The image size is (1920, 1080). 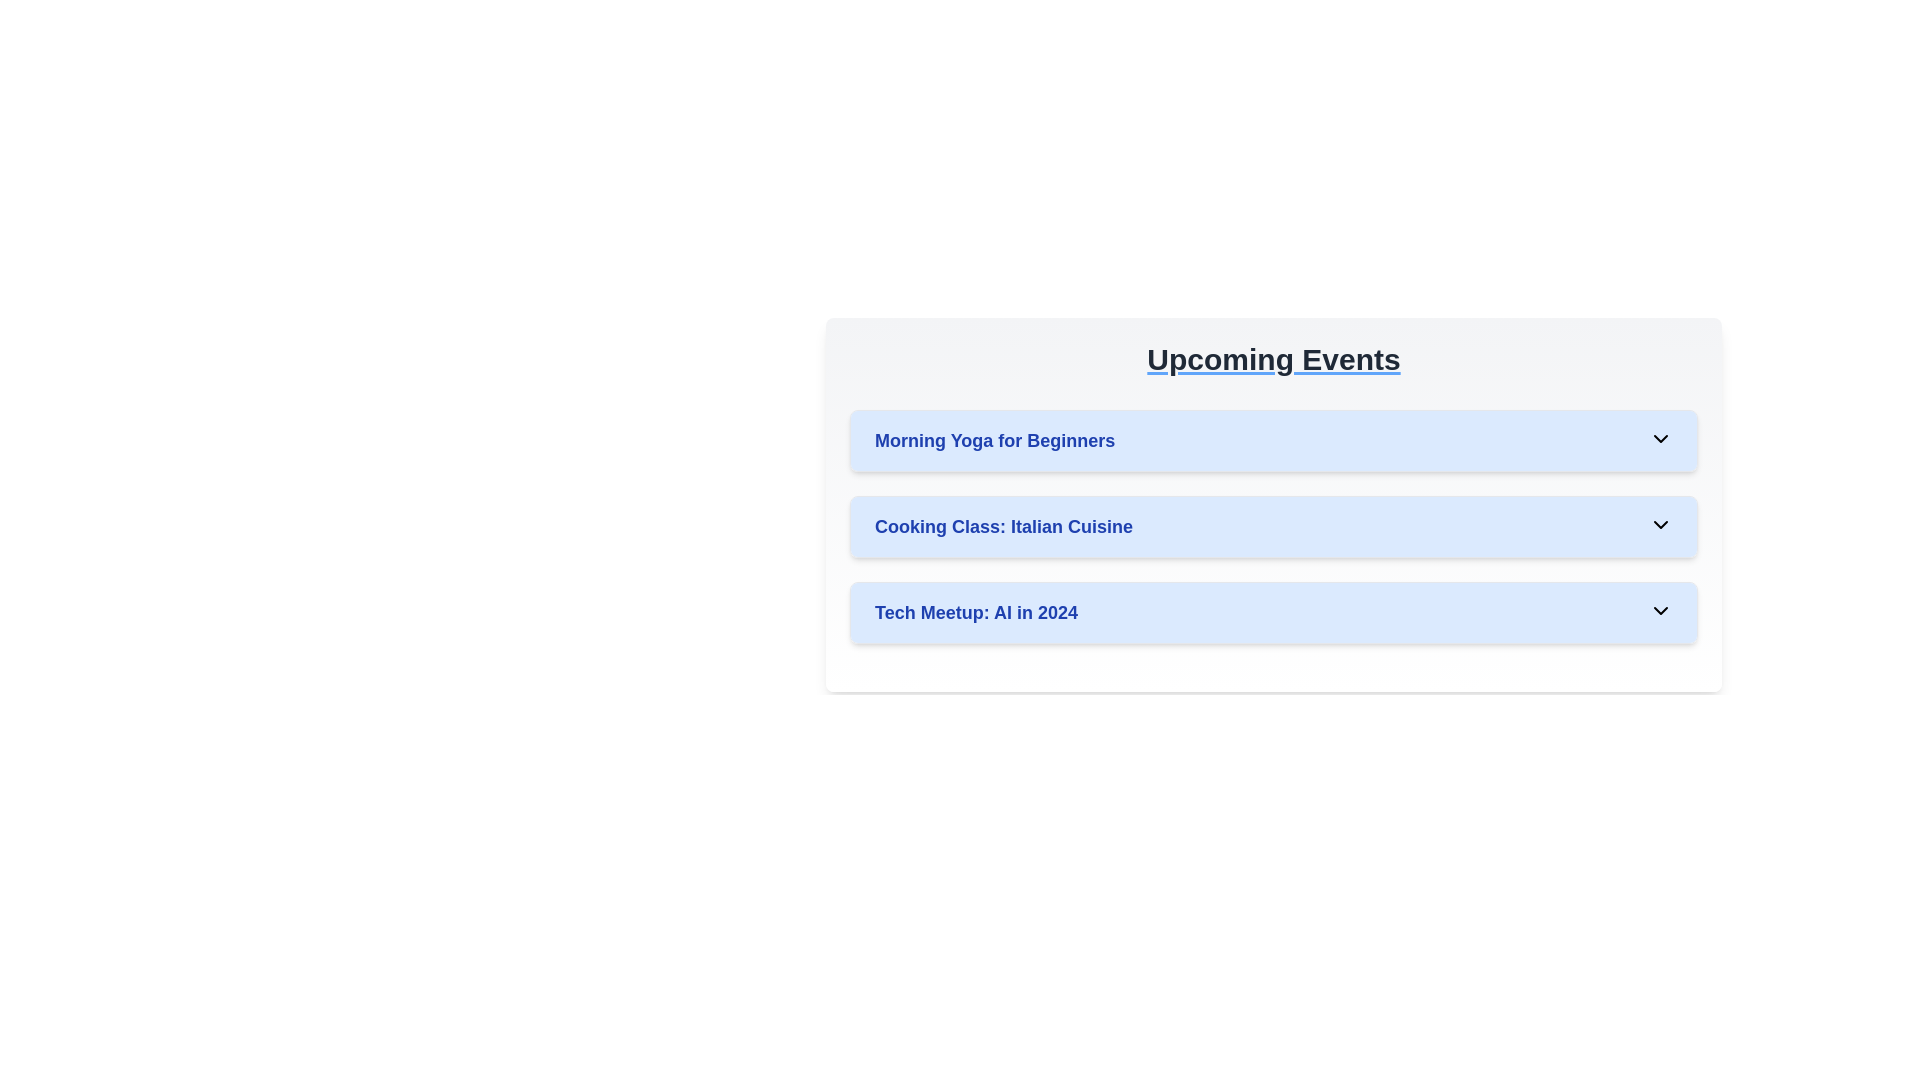 What do you see at coordinates (976, 612) in the screenshot?
I see `the text label for the event titled 'Tech Meetup: AI in 2024', which is the third item in the list of upcoming events` at bounding box center [976, 612].